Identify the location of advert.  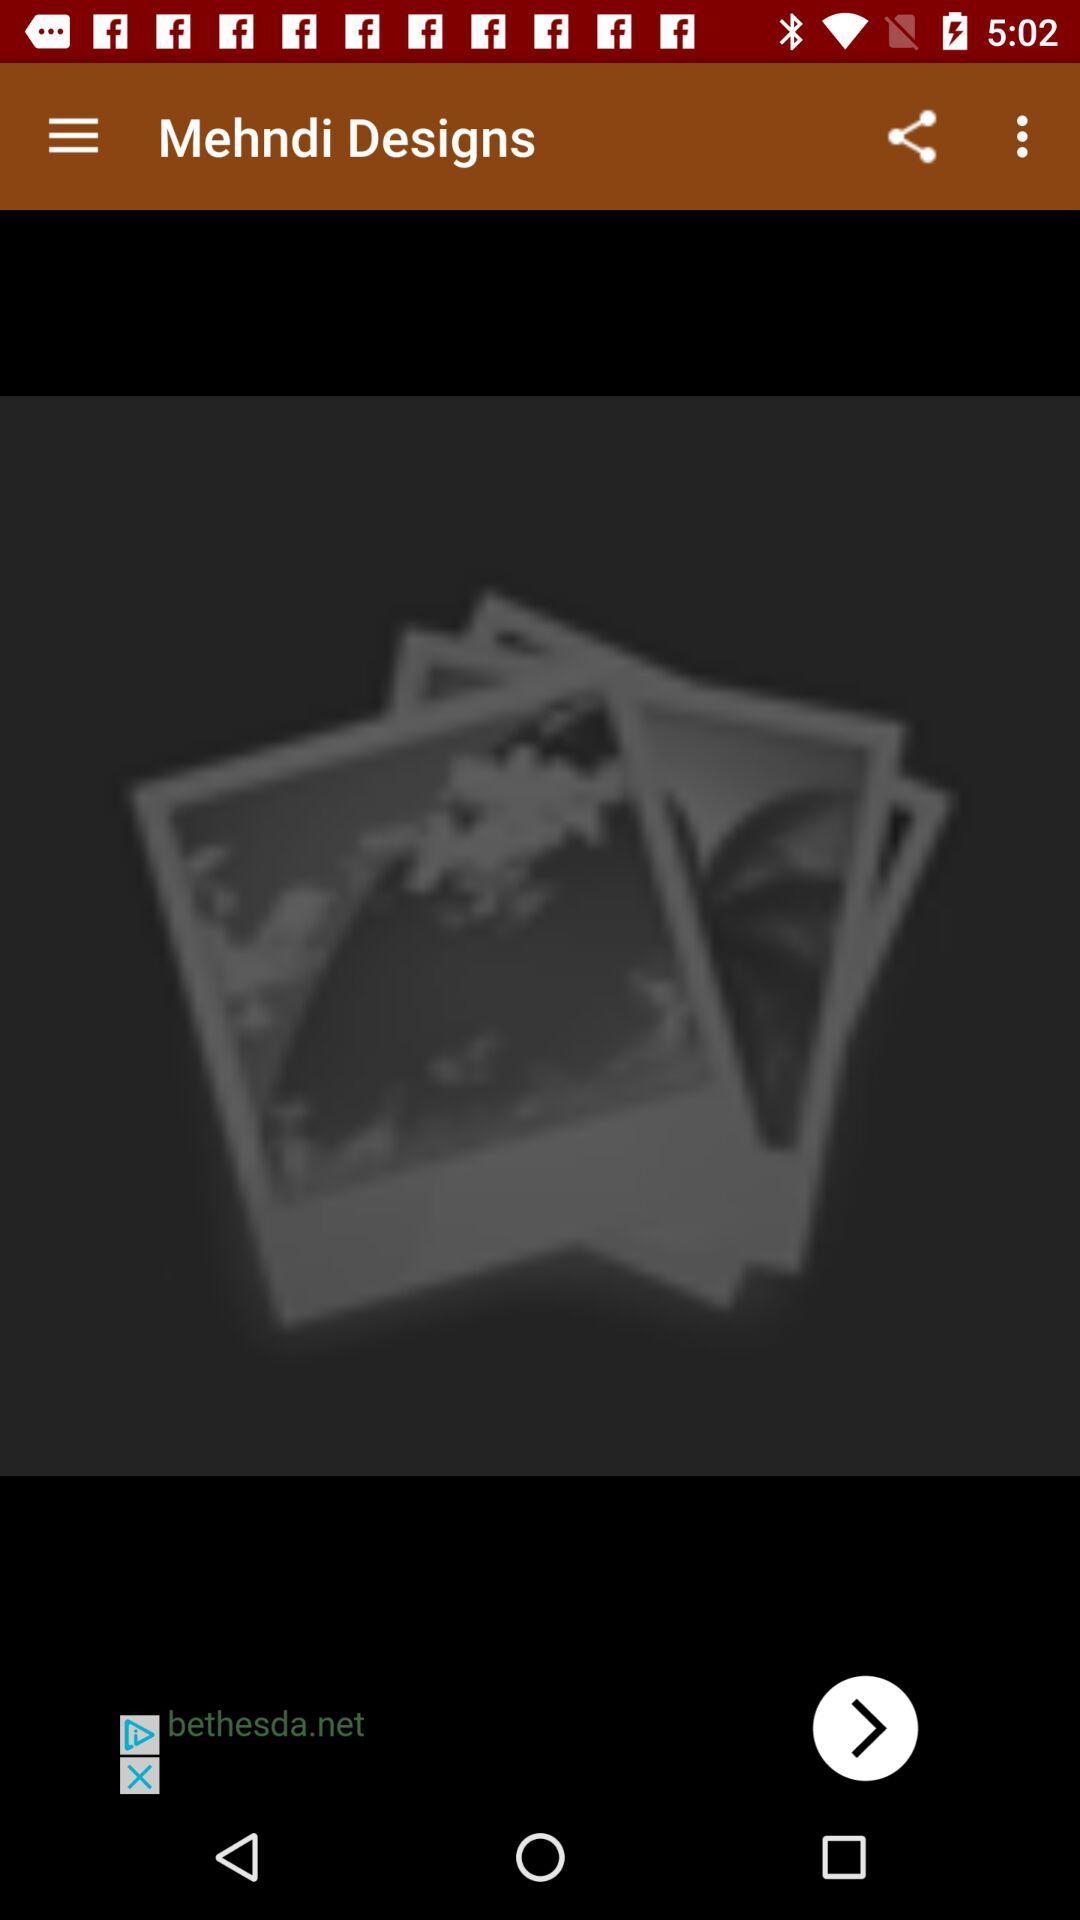
(540, 1727).